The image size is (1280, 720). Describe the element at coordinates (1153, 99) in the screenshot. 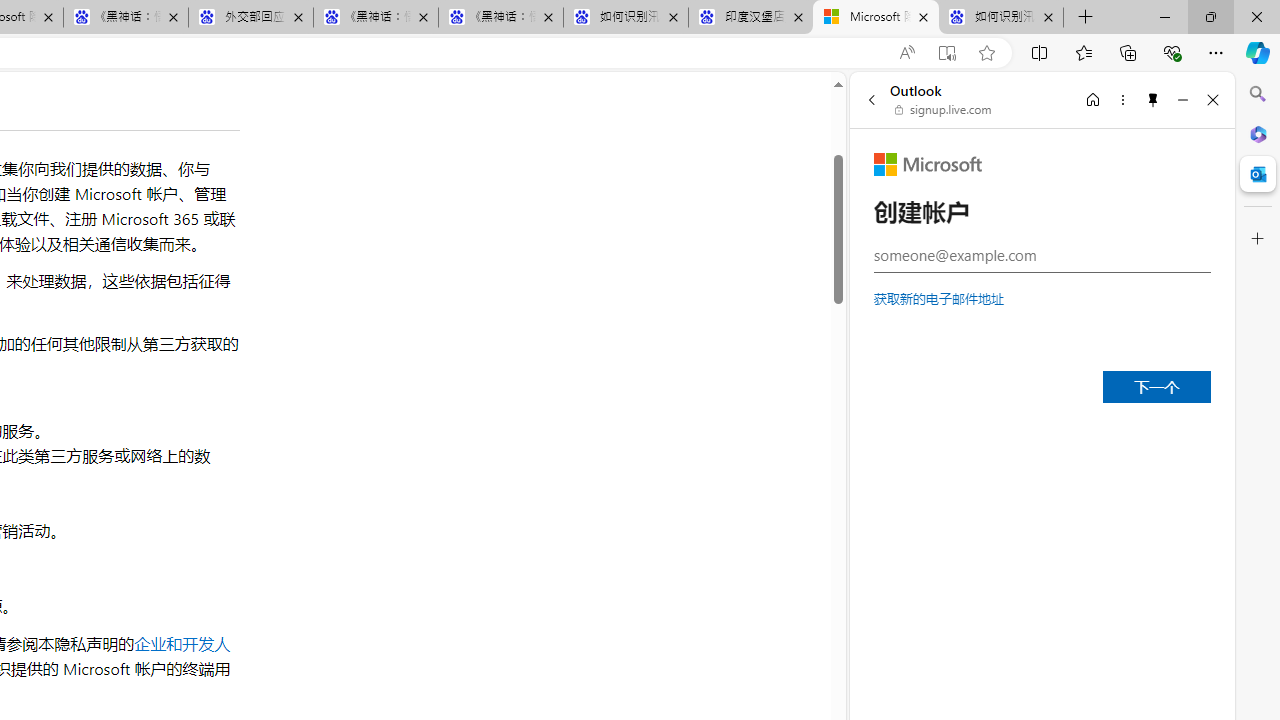

I see `'Unpin side pane'` at that location.